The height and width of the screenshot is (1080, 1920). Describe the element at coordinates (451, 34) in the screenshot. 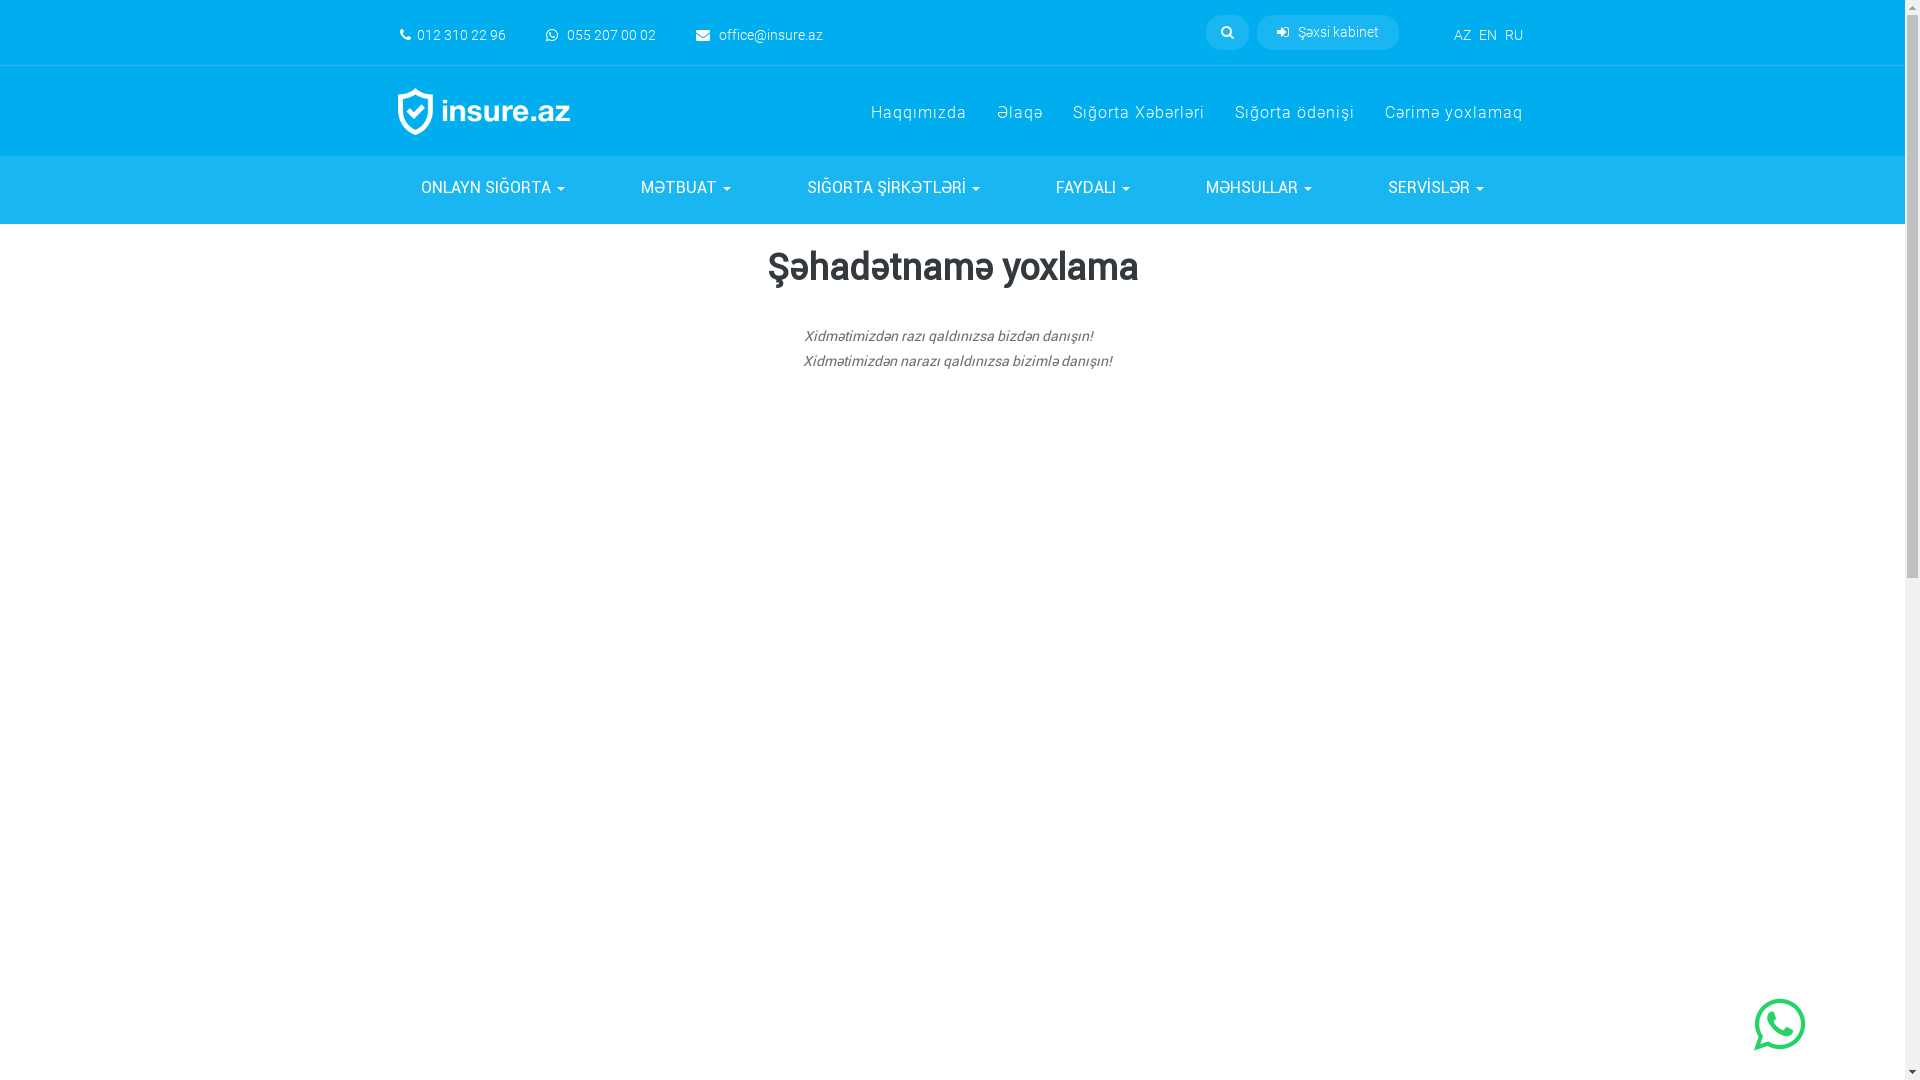

I see `'012 310 22 96'` at that location.